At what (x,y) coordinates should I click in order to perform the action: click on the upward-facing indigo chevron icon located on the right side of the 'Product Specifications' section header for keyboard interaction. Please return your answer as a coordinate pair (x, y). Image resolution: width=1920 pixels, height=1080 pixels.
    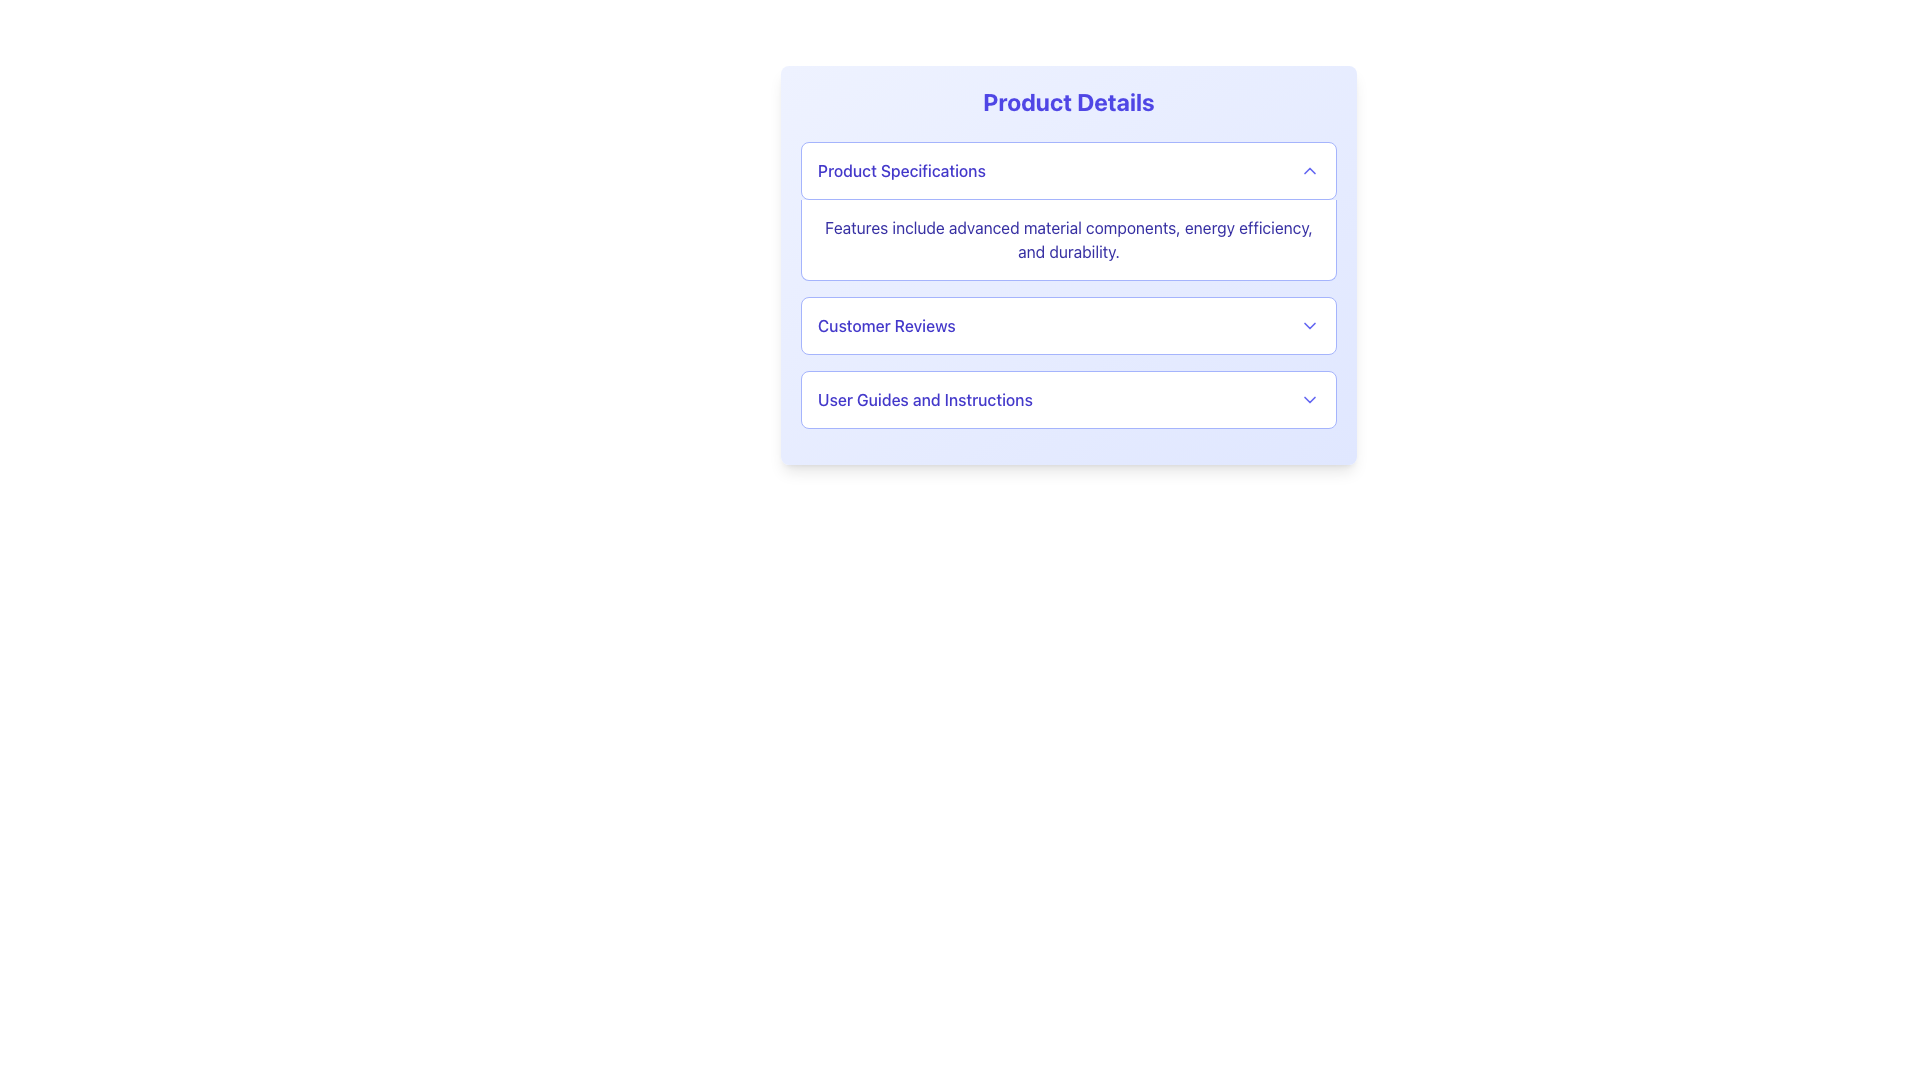
    Looking at the image, I should click on (1310, 169).